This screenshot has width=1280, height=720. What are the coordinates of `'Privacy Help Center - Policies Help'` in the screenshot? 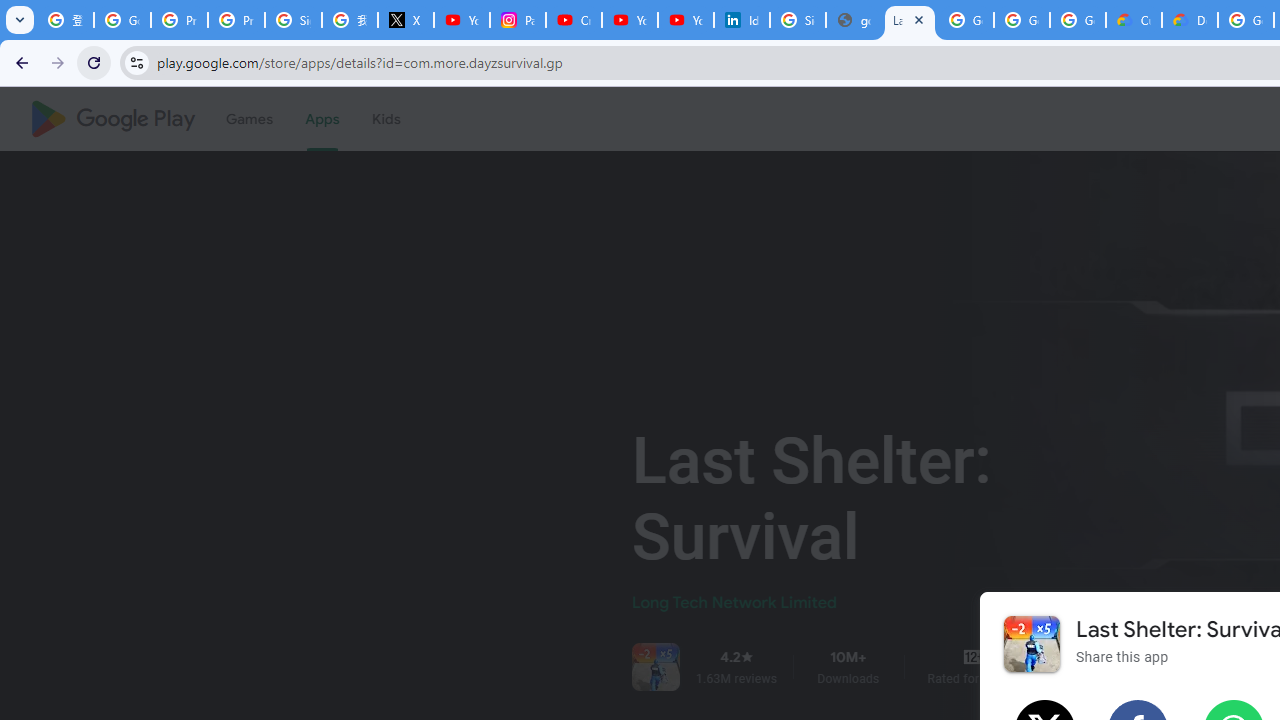 It's located at (236, 20).